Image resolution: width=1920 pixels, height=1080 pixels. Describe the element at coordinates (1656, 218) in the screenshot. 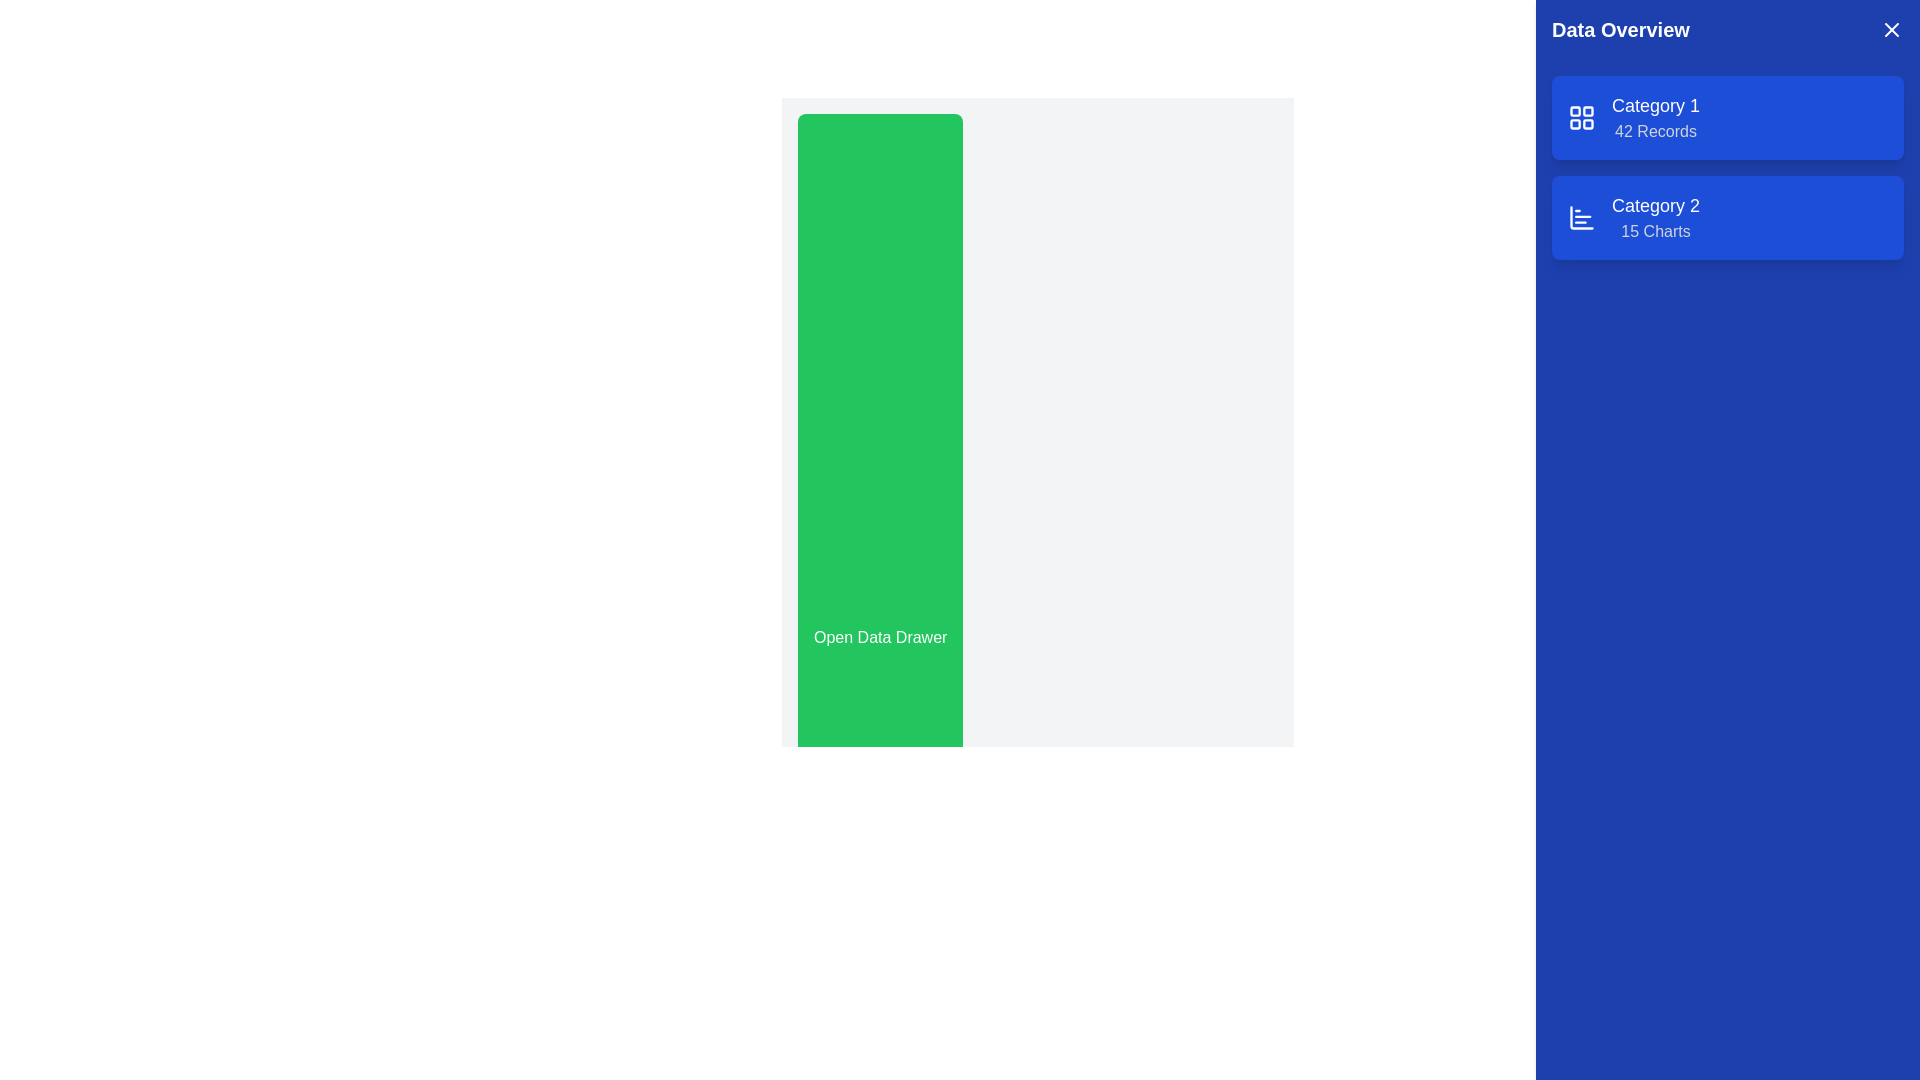

I see `the center of the second category item in the drawer list` at that location.